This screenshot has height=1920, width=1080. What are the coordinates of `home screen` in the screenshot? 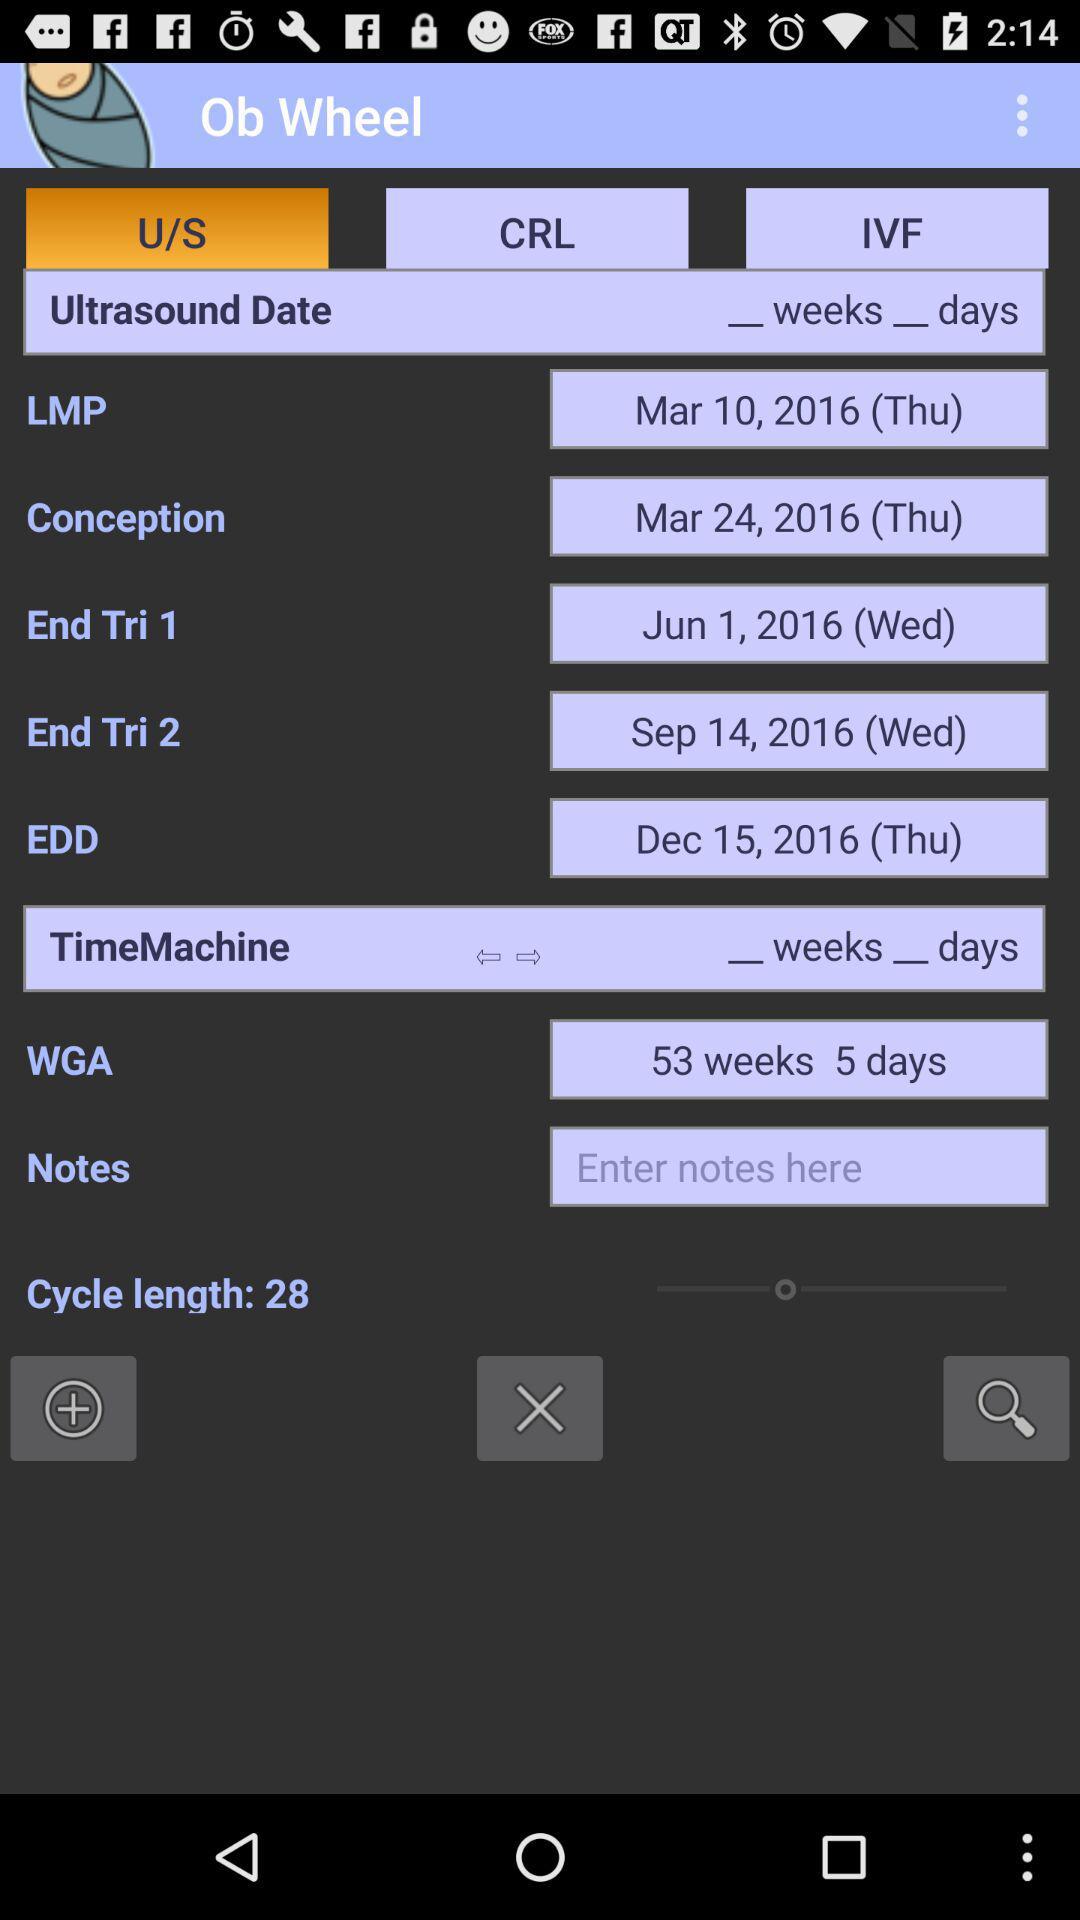 It's located at (94, 114).